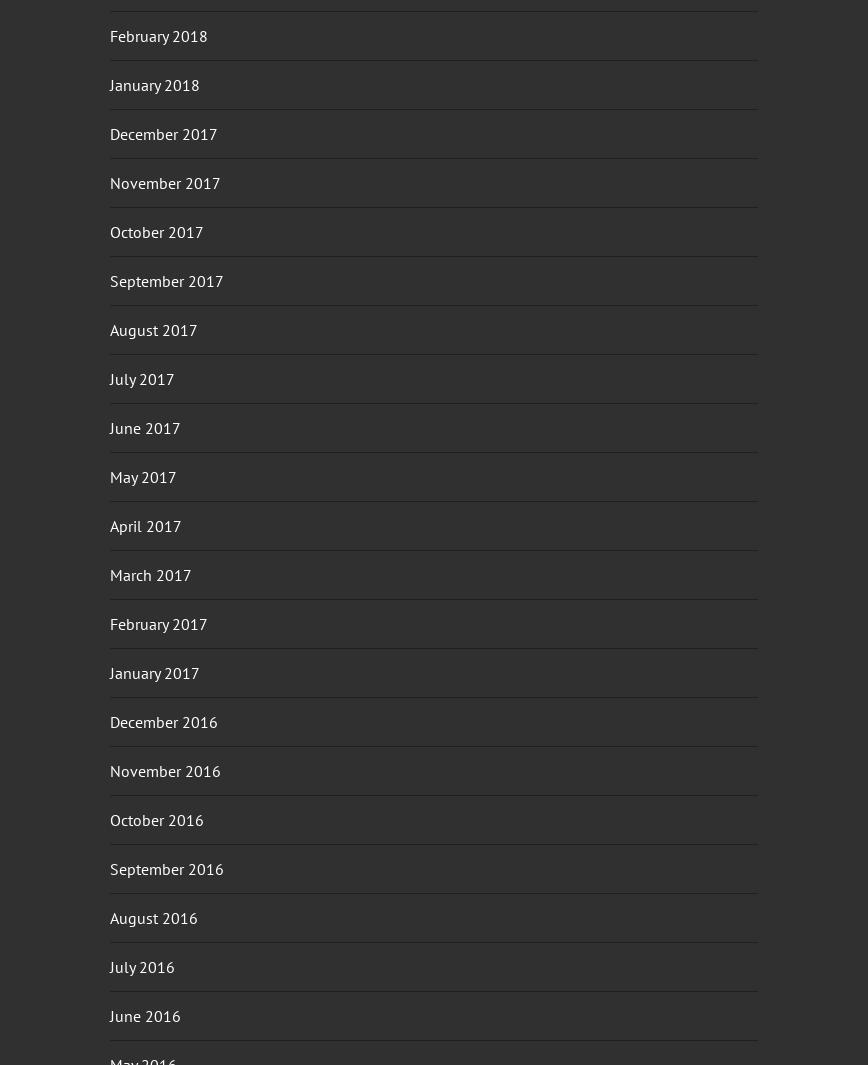  What do you see at coordinates (157, 818) in the screenshot?
I see `'October 2016'` at bounding box center [157, 818].